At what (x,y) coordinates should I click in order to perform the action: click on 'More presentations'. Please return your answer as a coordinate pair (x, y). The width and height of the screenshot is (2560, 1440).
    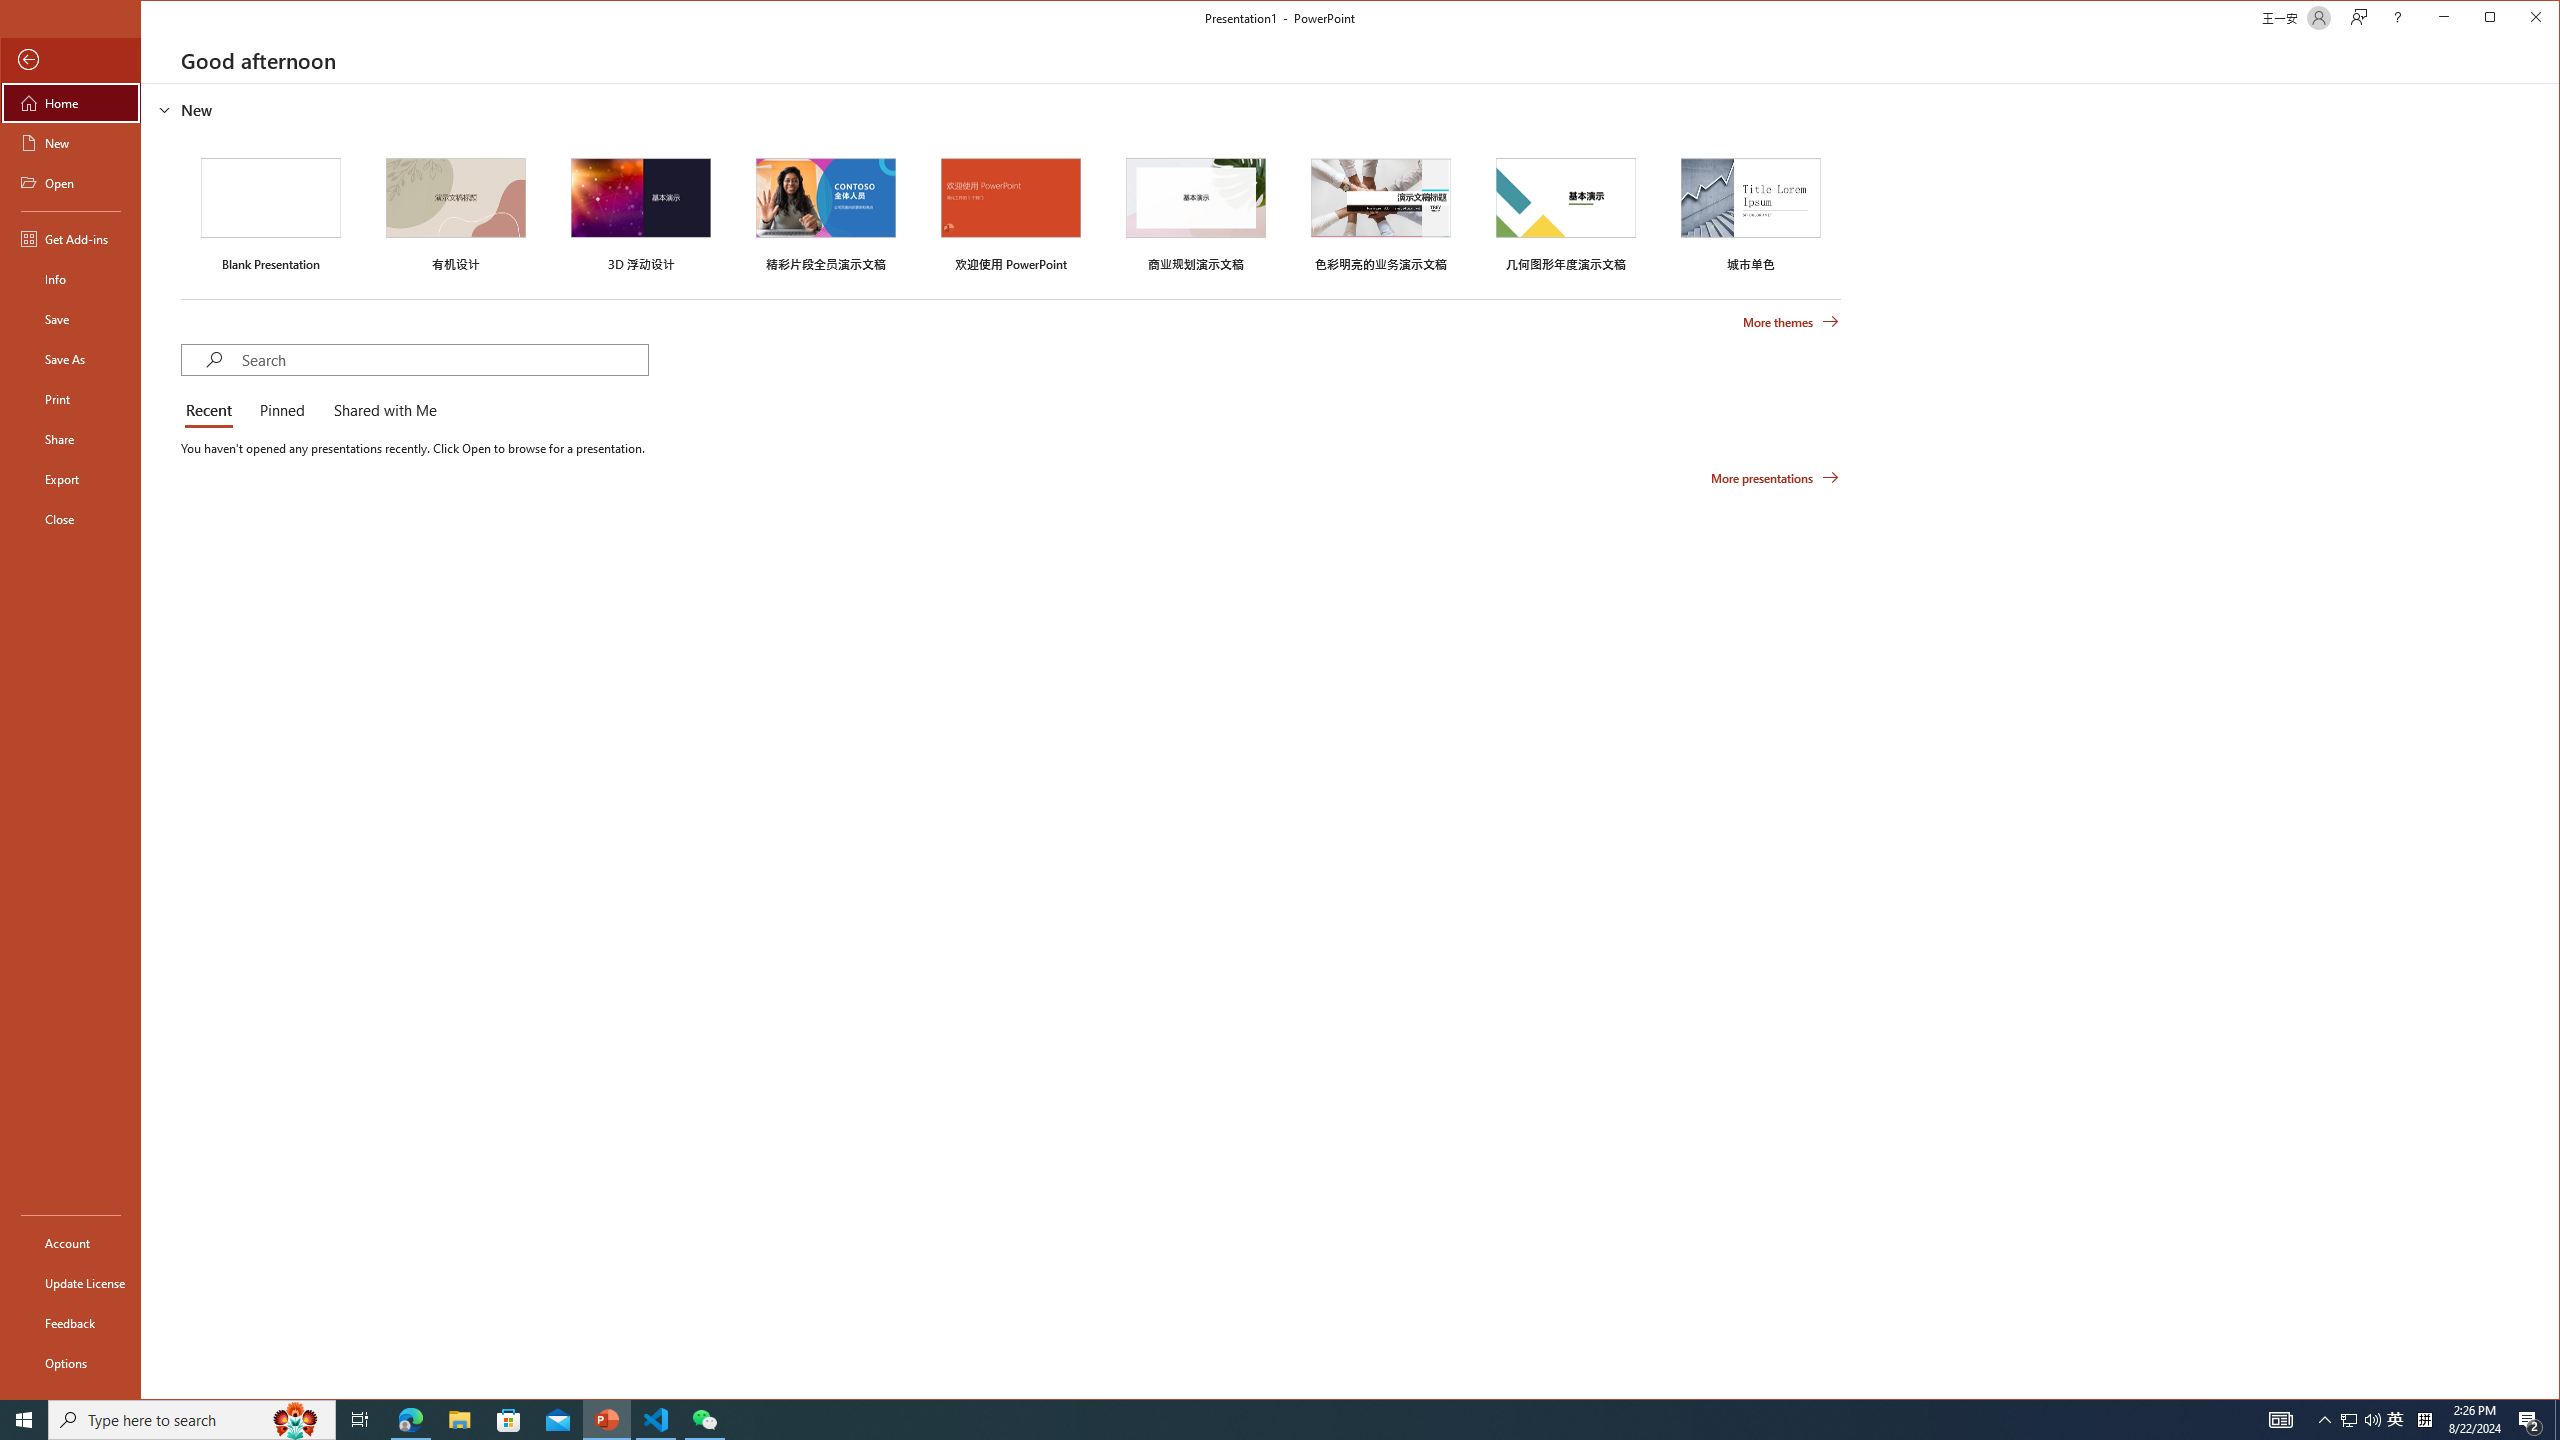
    Looking at the image, I should click on (1774, 478).